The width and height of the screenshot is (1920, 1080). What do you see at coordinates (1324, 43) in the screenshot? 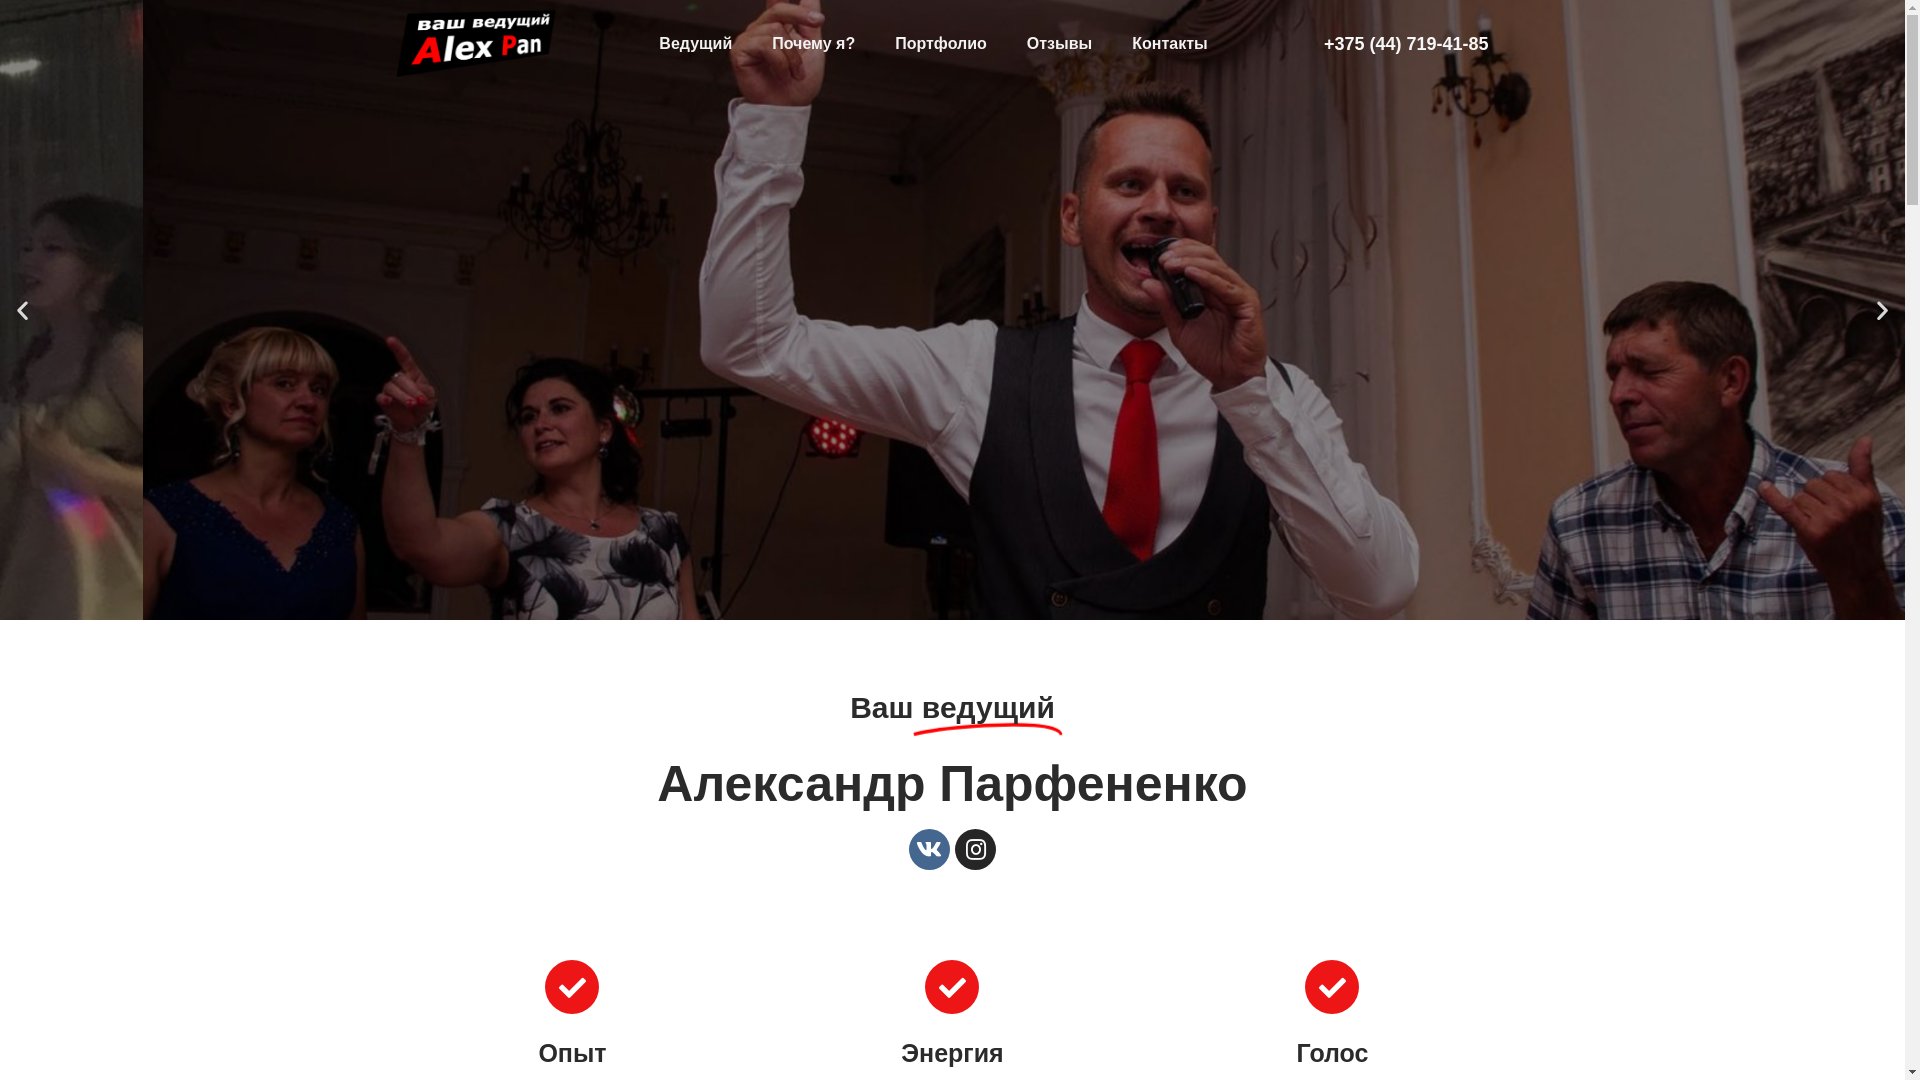
I see `'+375 (44) 719-41-85'` at bounding box center [1324, 43].